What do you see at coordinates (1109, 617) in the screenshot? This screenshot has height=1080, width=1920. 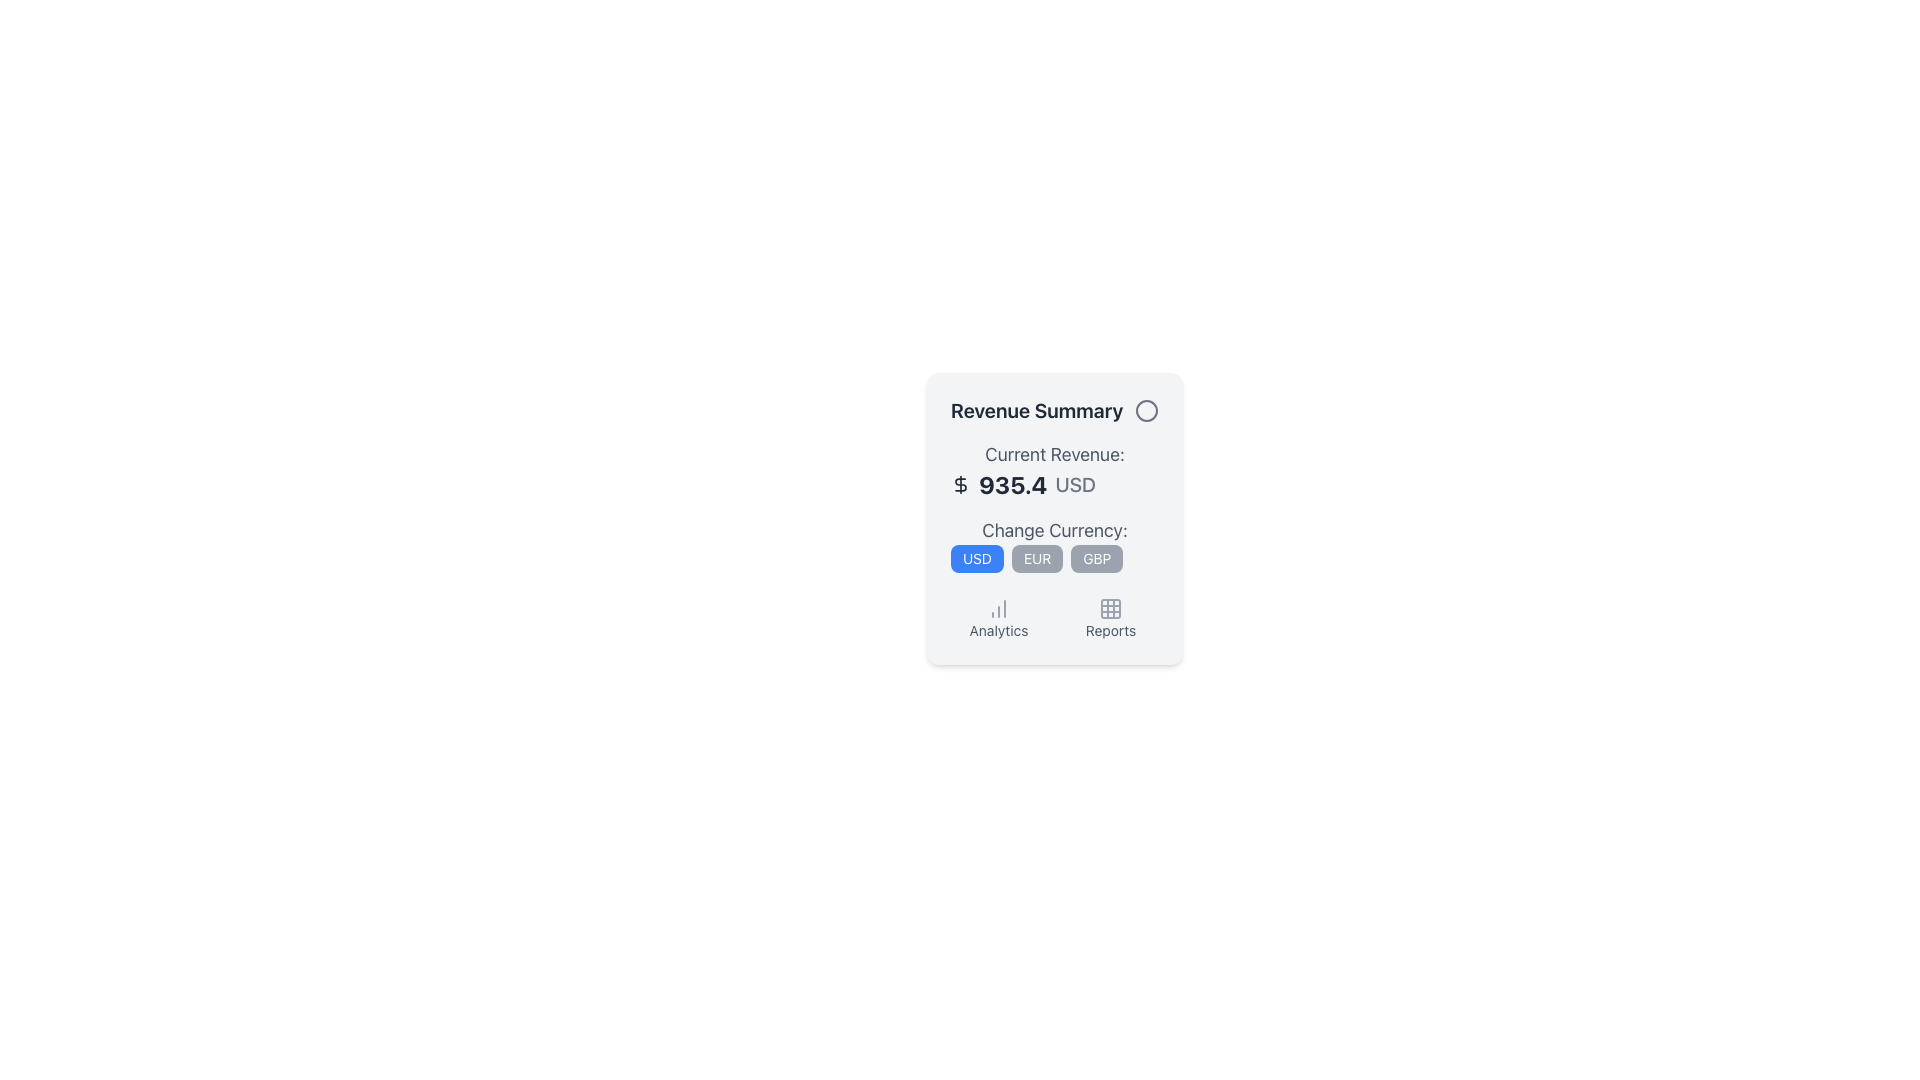 I see `the button located in the bottom-right part of the layout` at bounding box center [1109, 617].